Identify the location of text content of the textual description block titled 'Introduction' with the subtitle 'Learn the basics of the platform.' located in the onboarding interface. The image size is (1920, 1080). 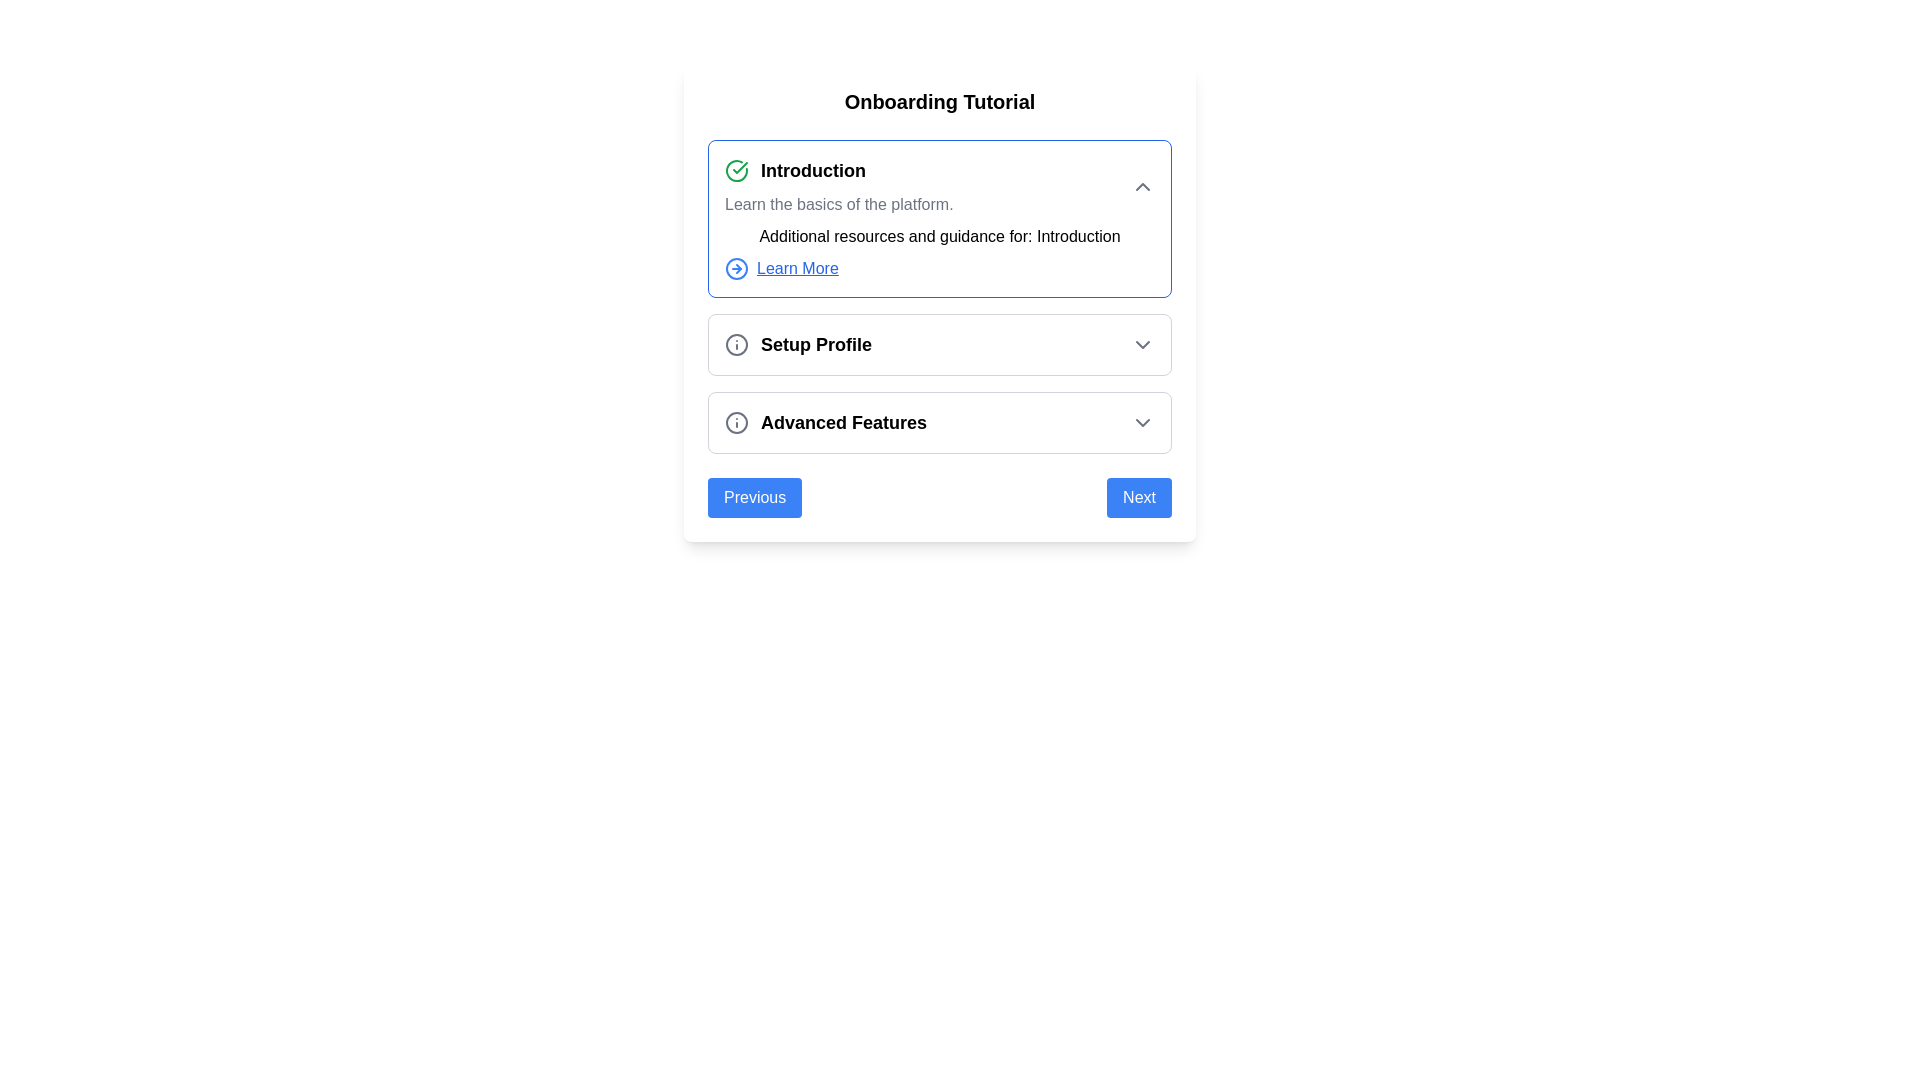
(839, 186).